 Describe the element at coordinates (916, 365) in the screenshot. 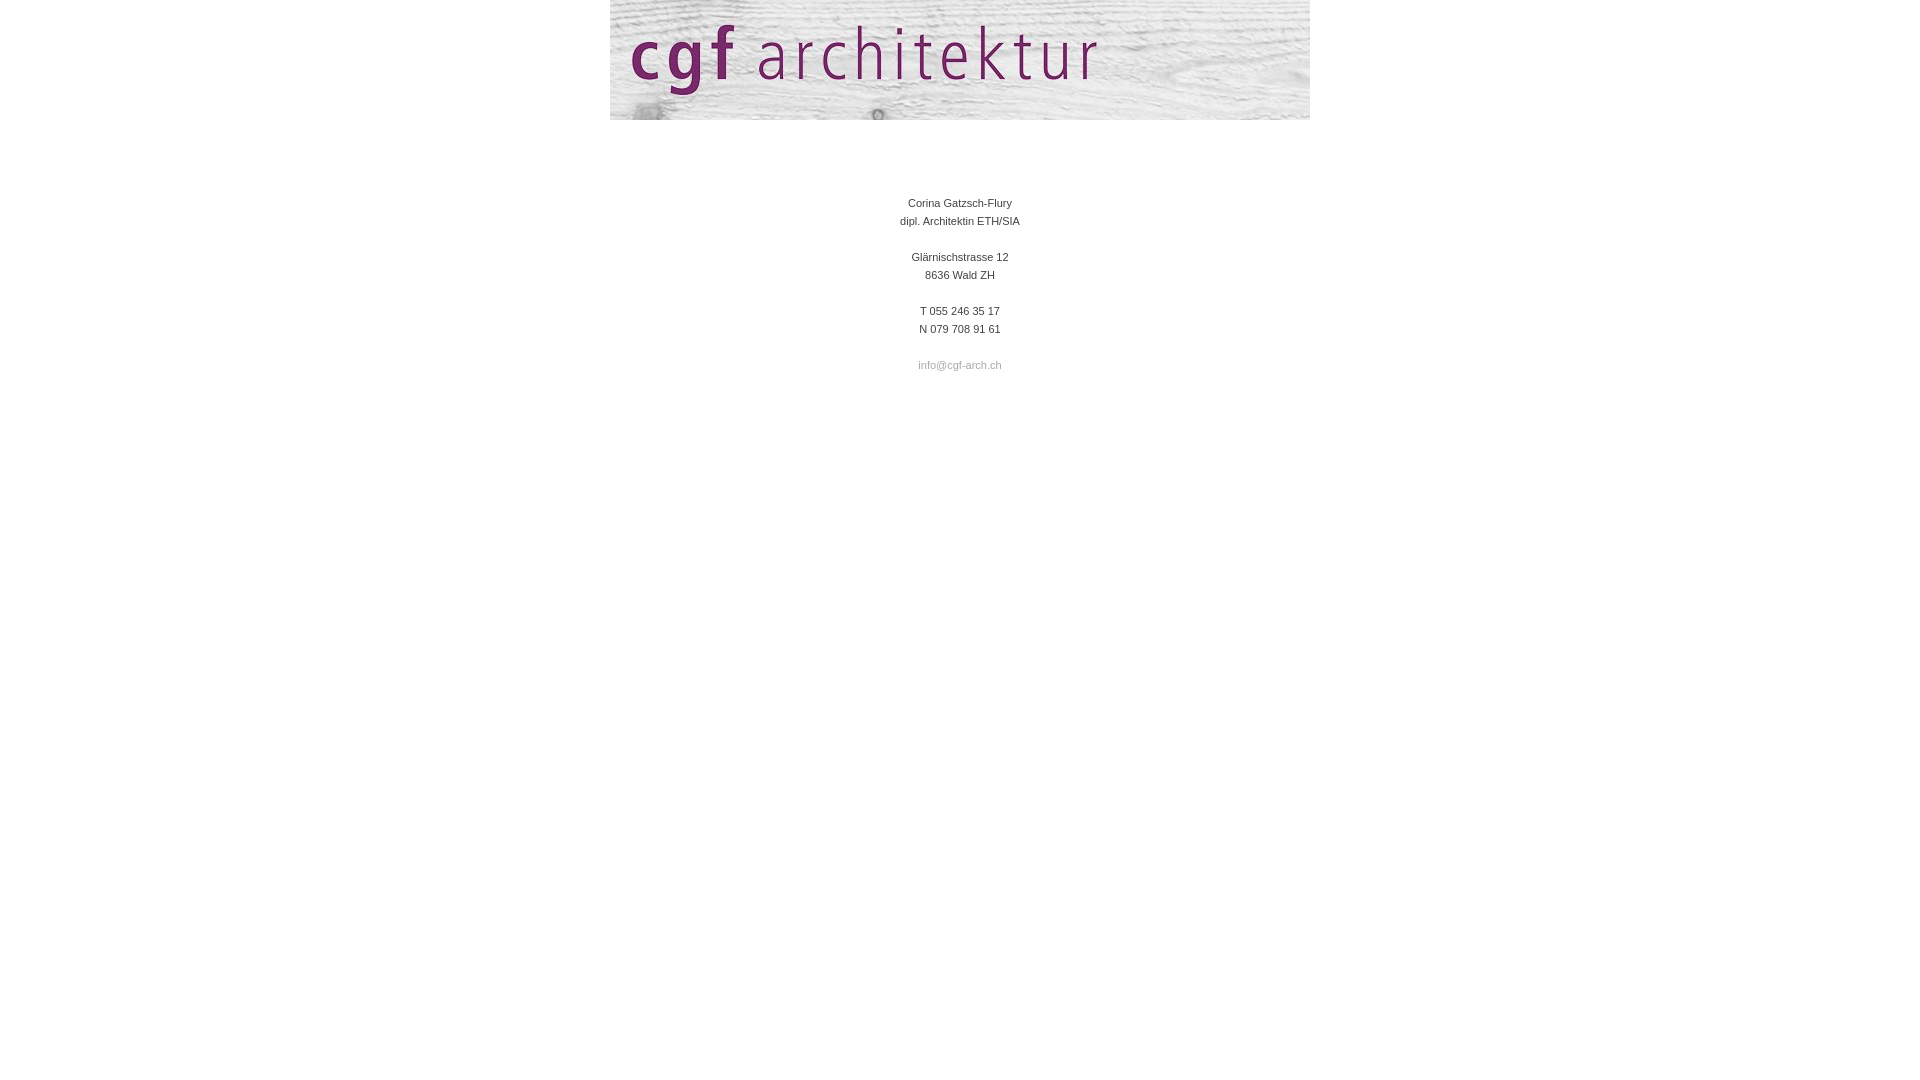

I see `'info@cgf-arch.ch'` at that location.